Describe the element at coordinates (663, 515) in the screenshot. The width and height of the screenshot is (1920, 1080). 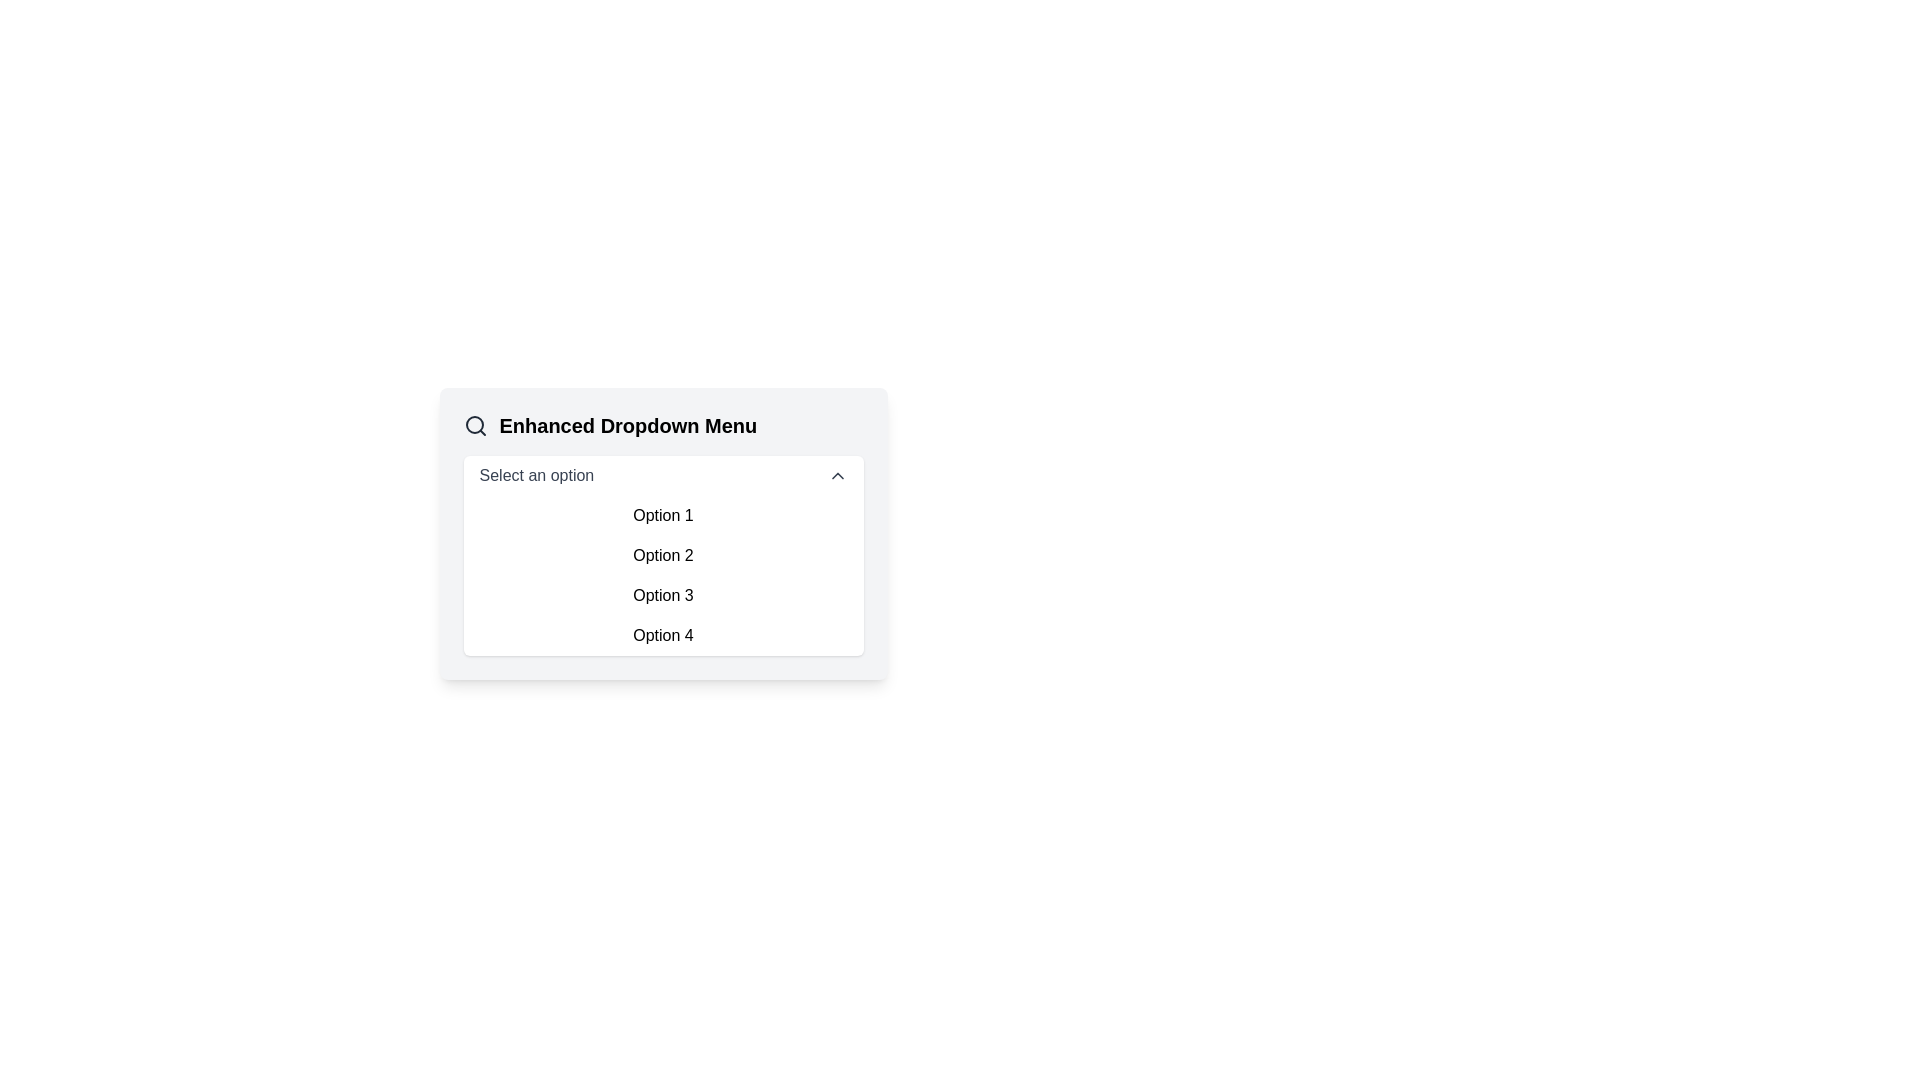
I see `the first list item displaying 'Option 1'` at that location.